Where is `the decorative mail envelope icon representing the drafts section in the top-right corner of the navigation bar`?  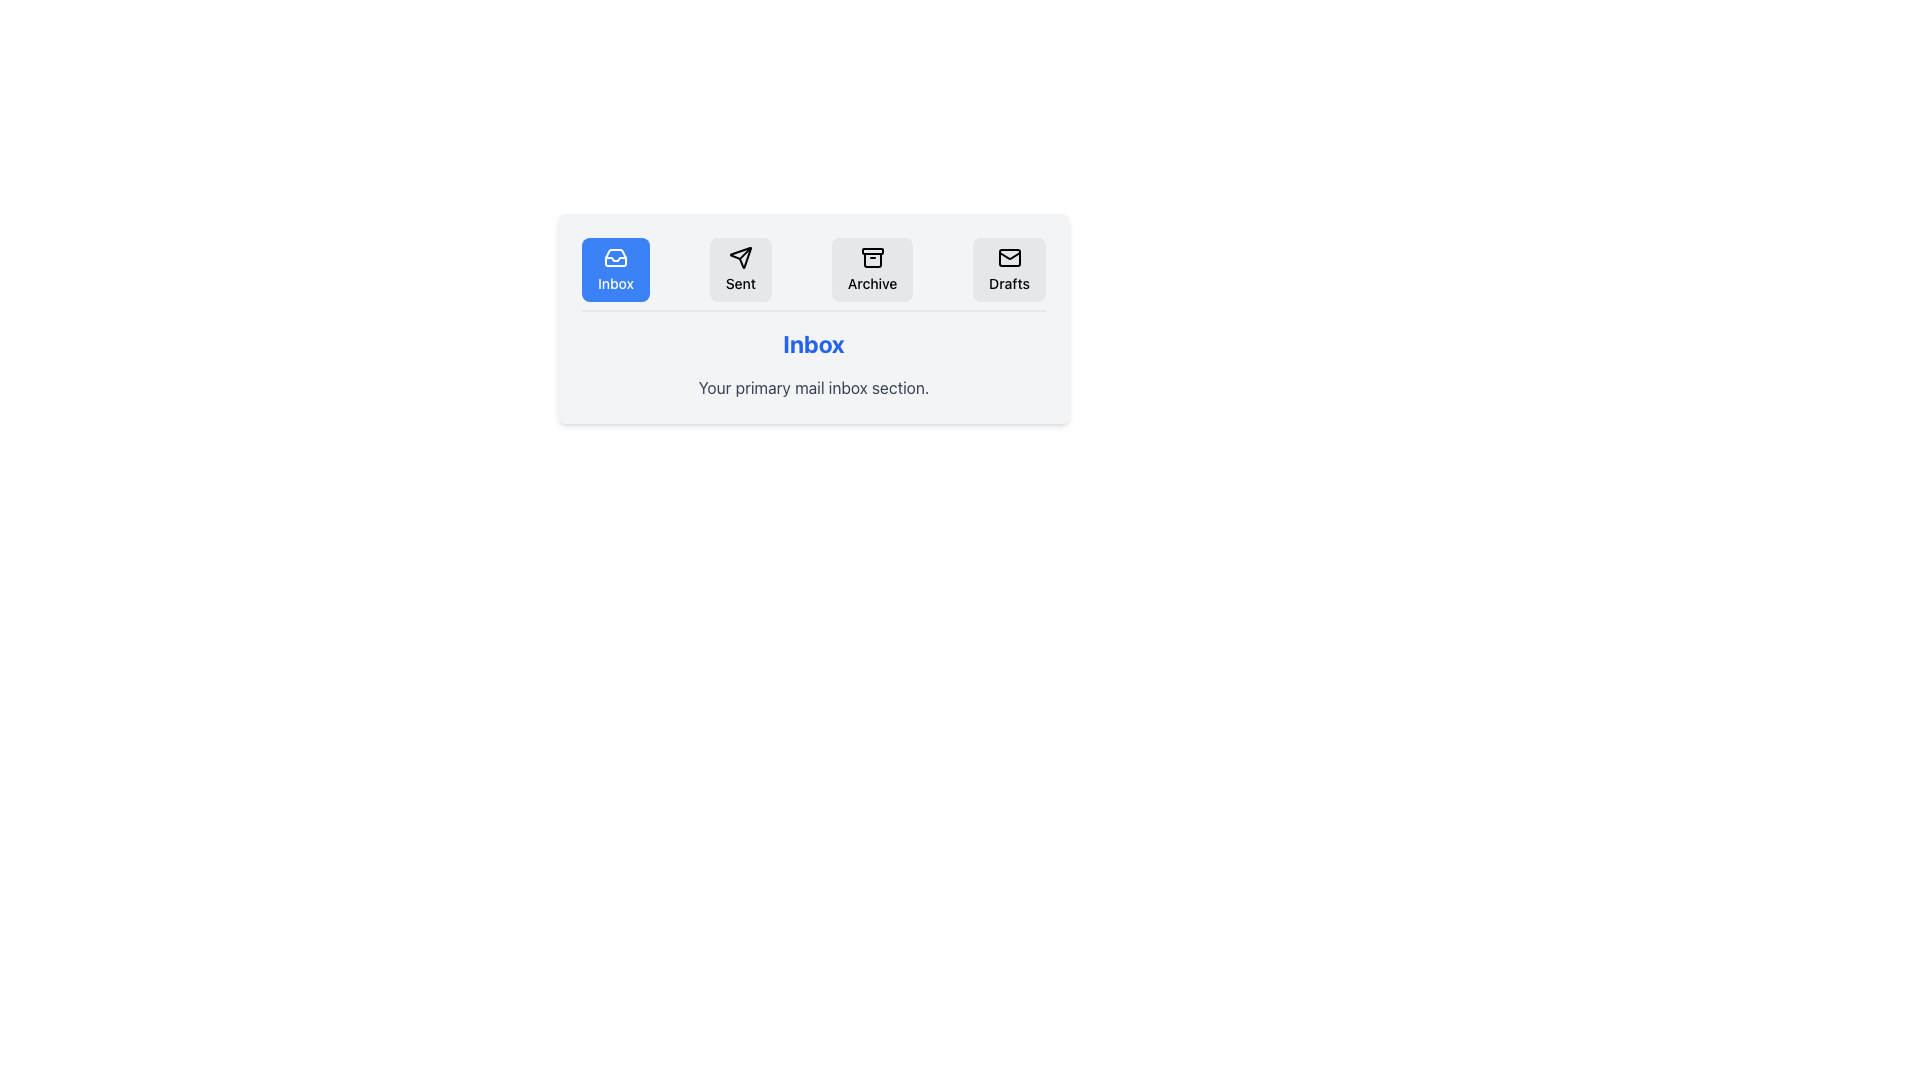 the decorative mail envelope icon representing the drafts section in the top-right corner of the navigation bar is located at coordinates (1009, 257).